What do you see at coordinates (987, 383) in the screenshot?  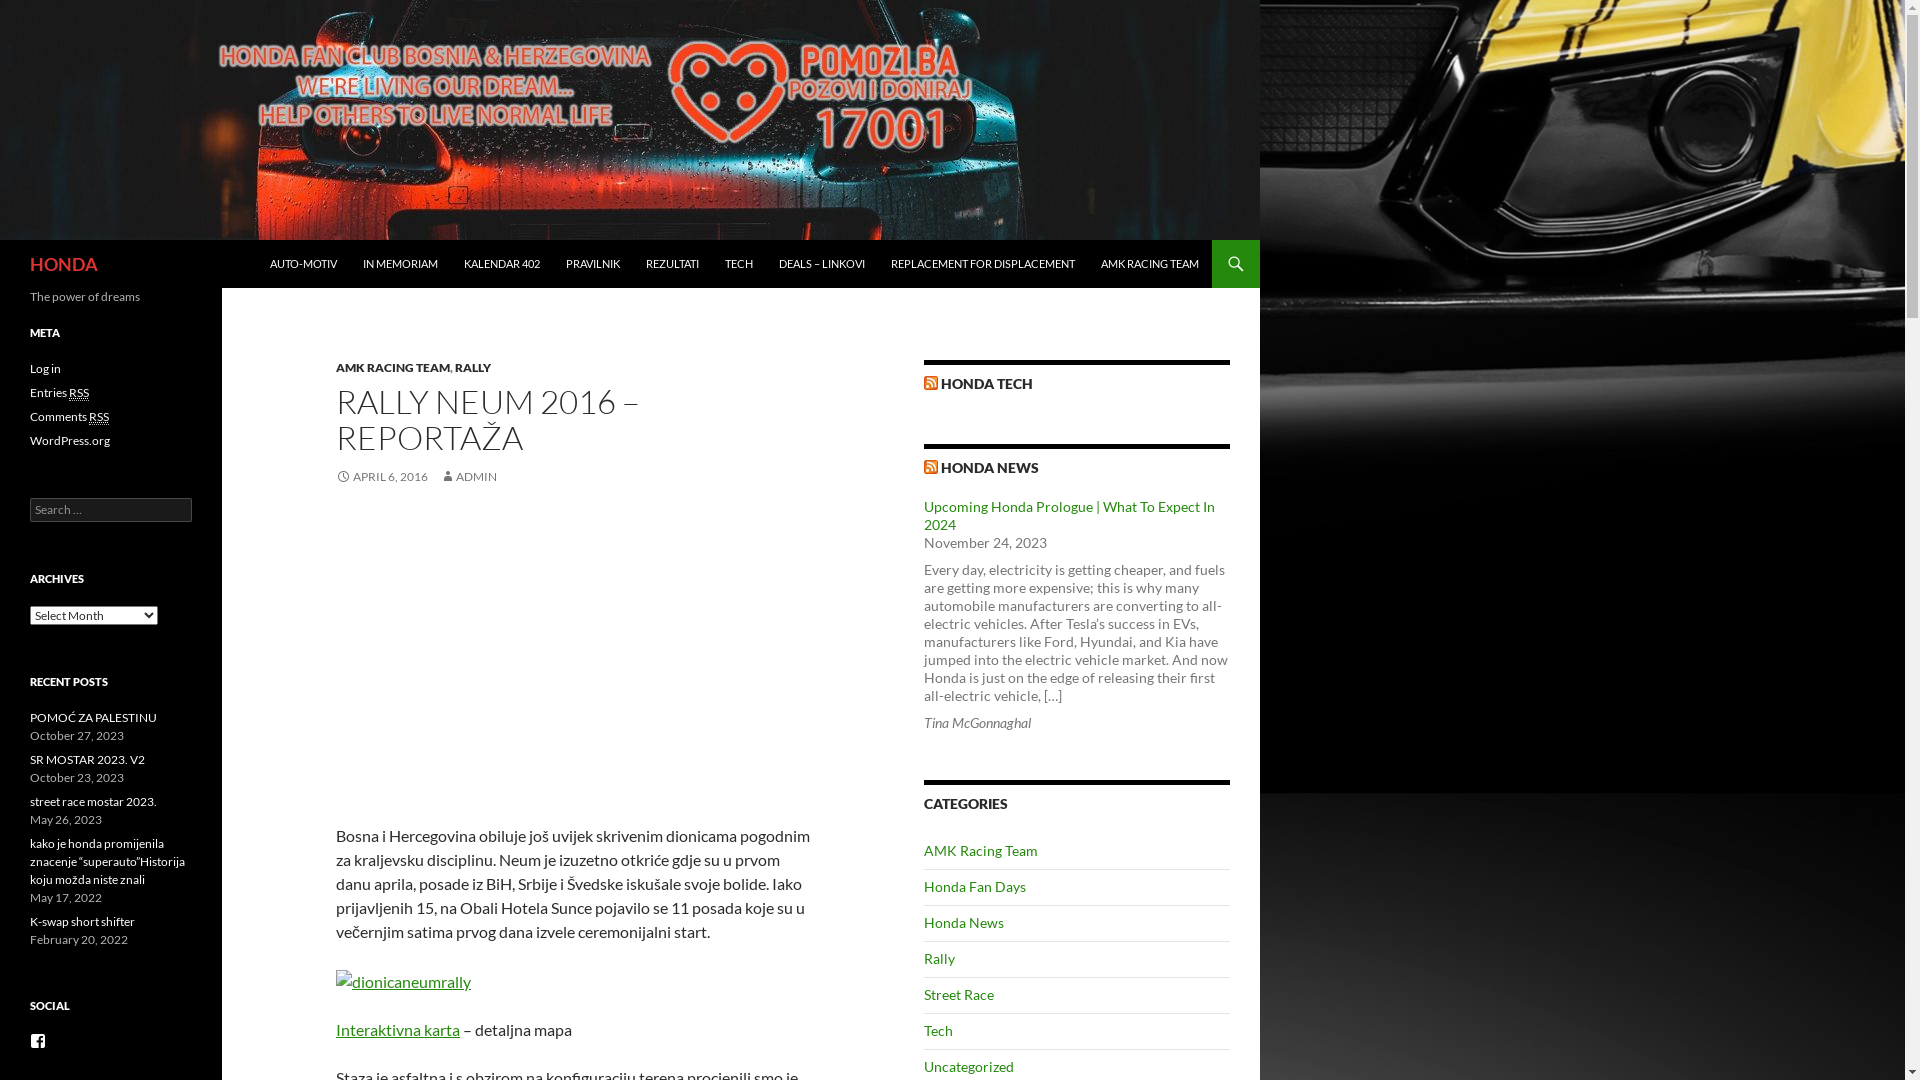 I see `'HONDA TECH'` at bounding box center [987, 383].